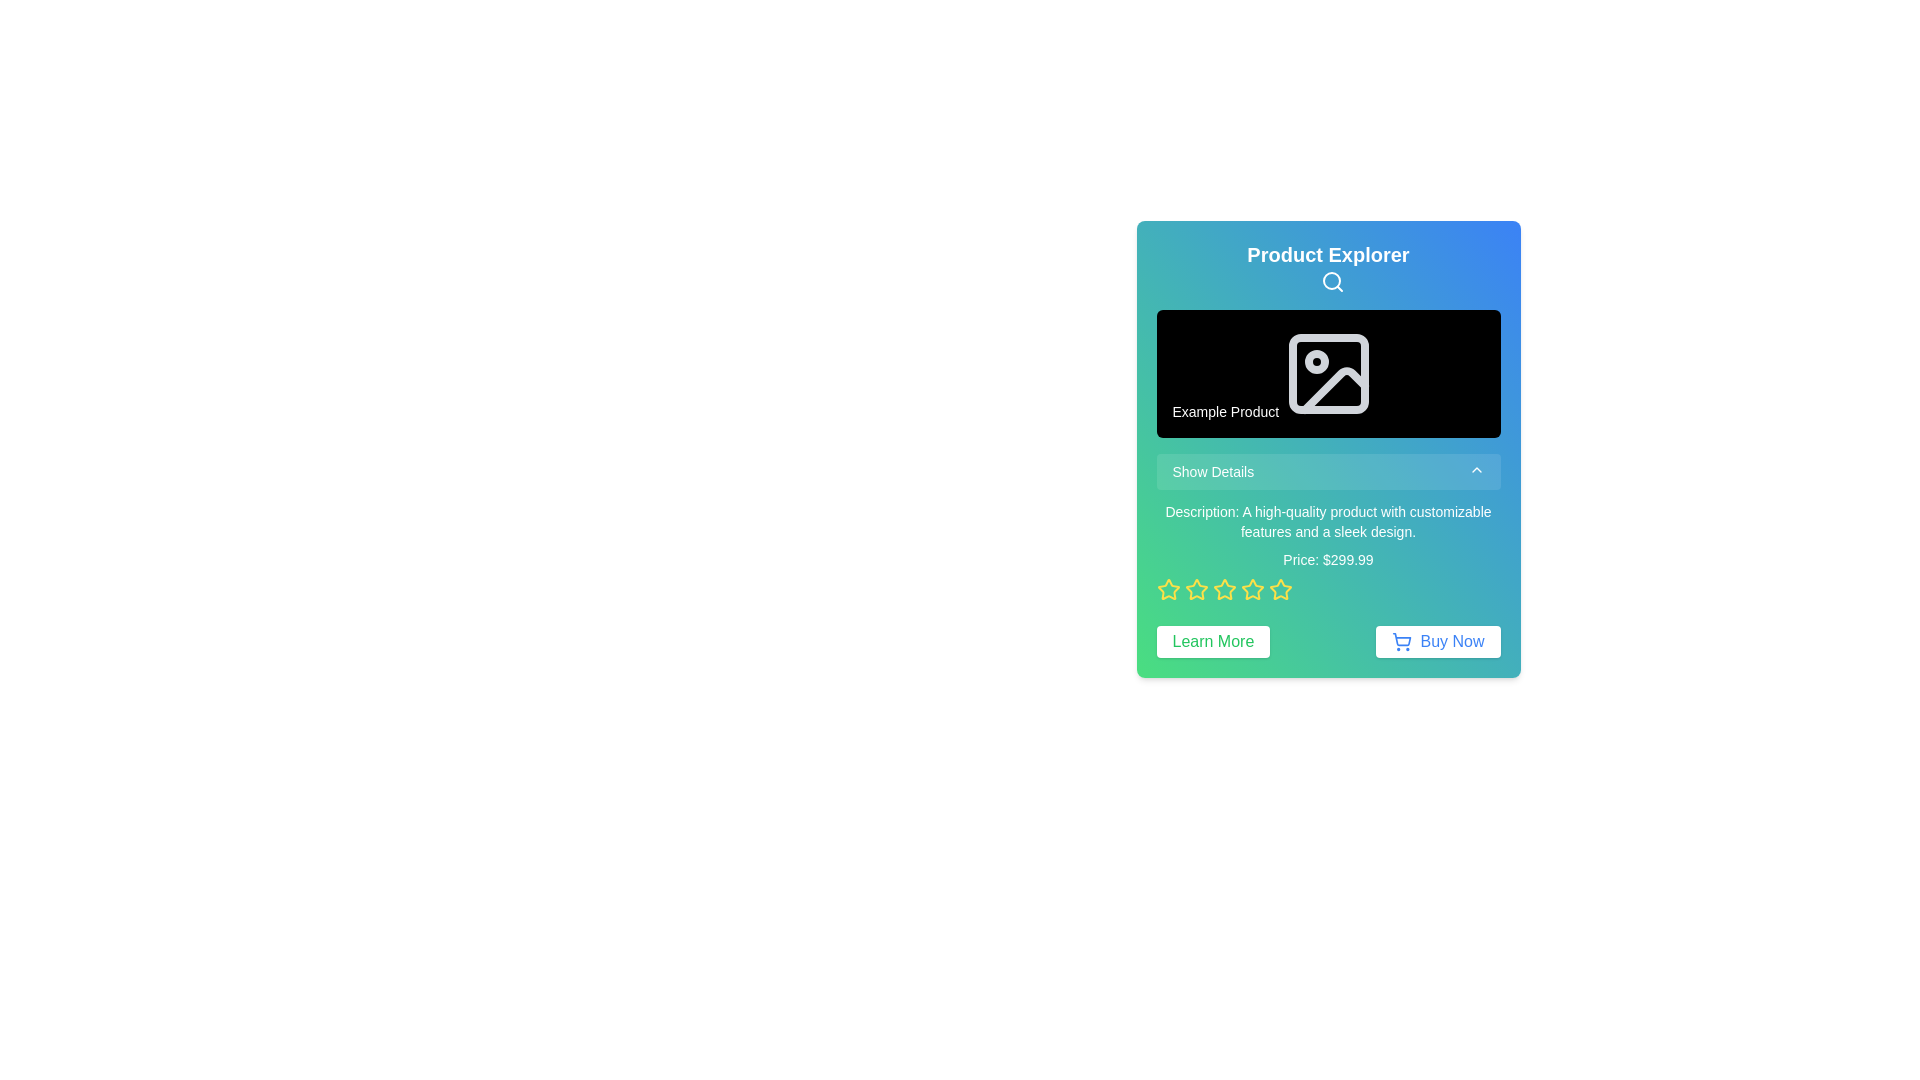 This screenshot has width=1920, height=1080. I want to click on the static text label that identifies the product, which is located within a black rectangle at the top of a card-shaped layout, so click(1224, 410).